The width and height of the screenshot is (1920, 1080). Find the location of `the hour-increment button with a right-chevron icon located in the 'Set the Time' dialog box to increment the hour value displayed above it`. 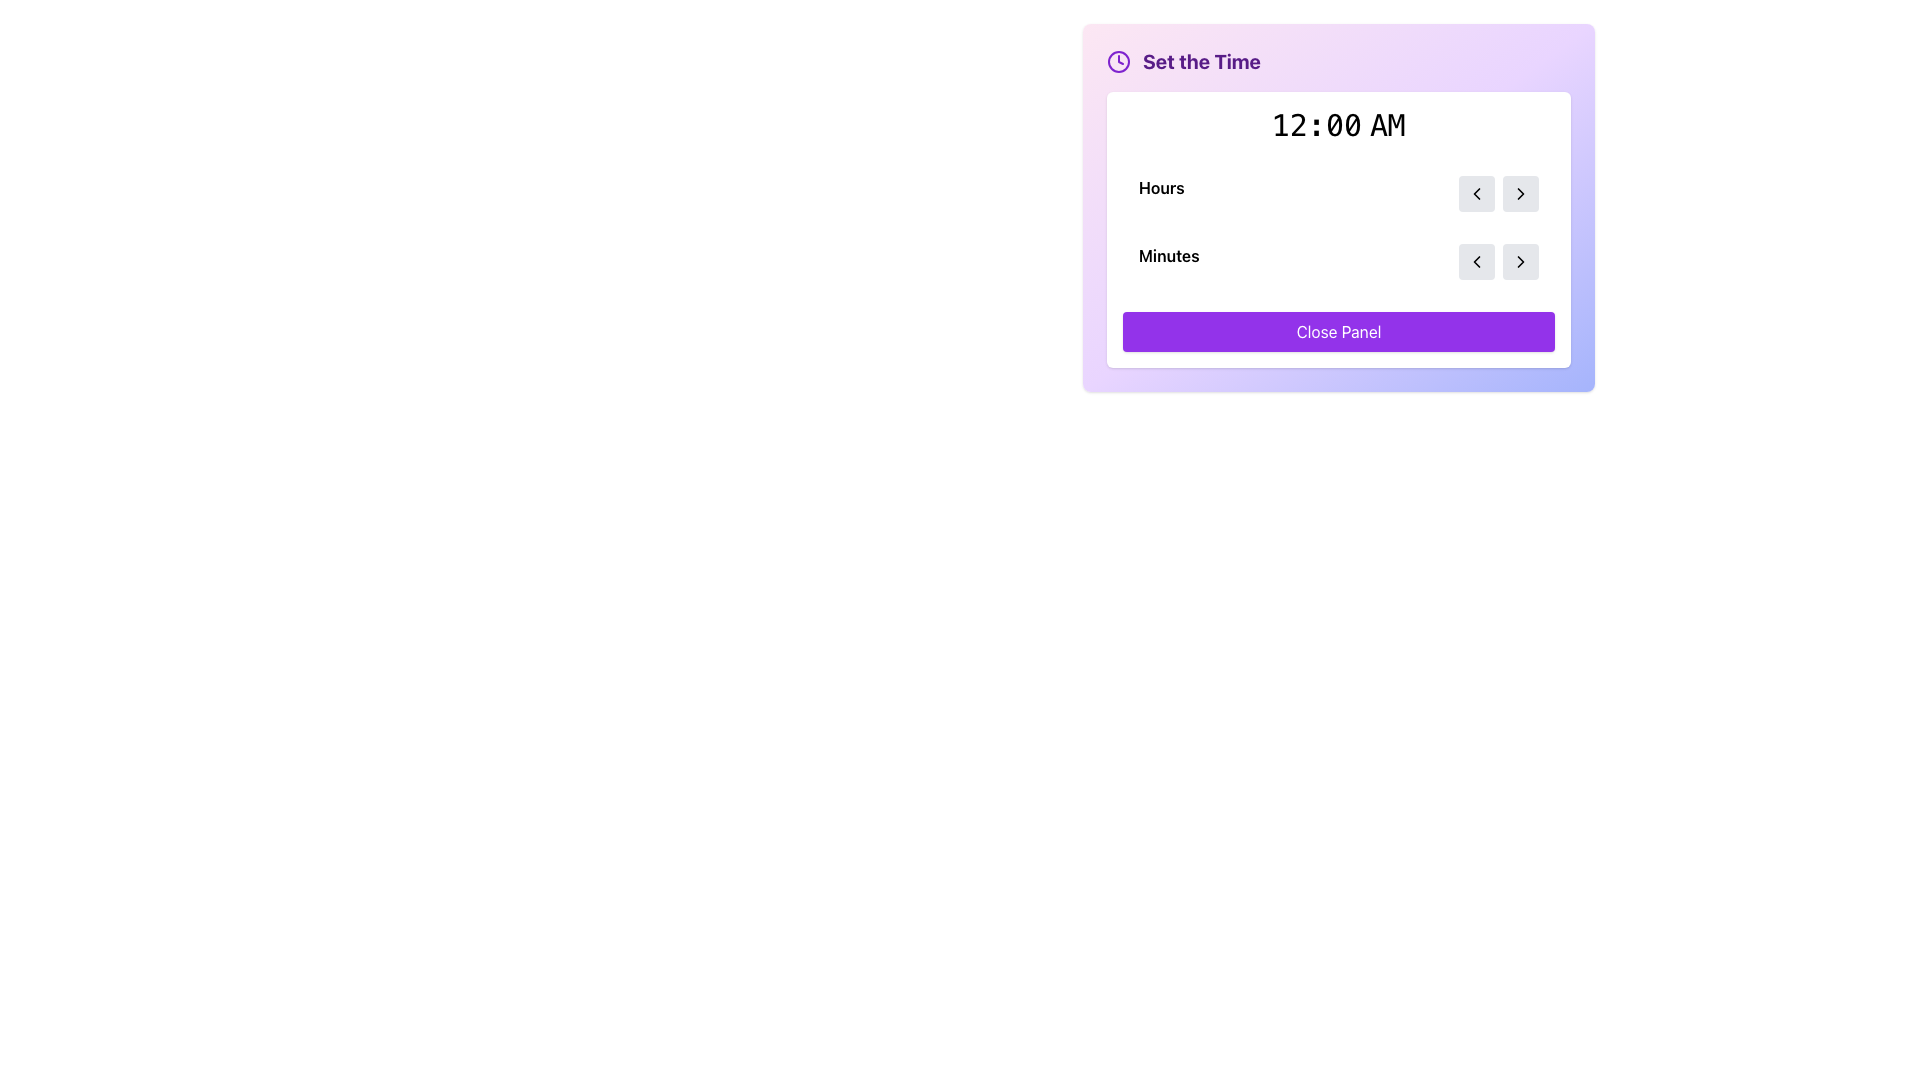

the hour-increment button with a right-chevron icon located in the 'Set the Time' dialog box to increment the hour value displayed above it is located at coordinates (1520, 193).